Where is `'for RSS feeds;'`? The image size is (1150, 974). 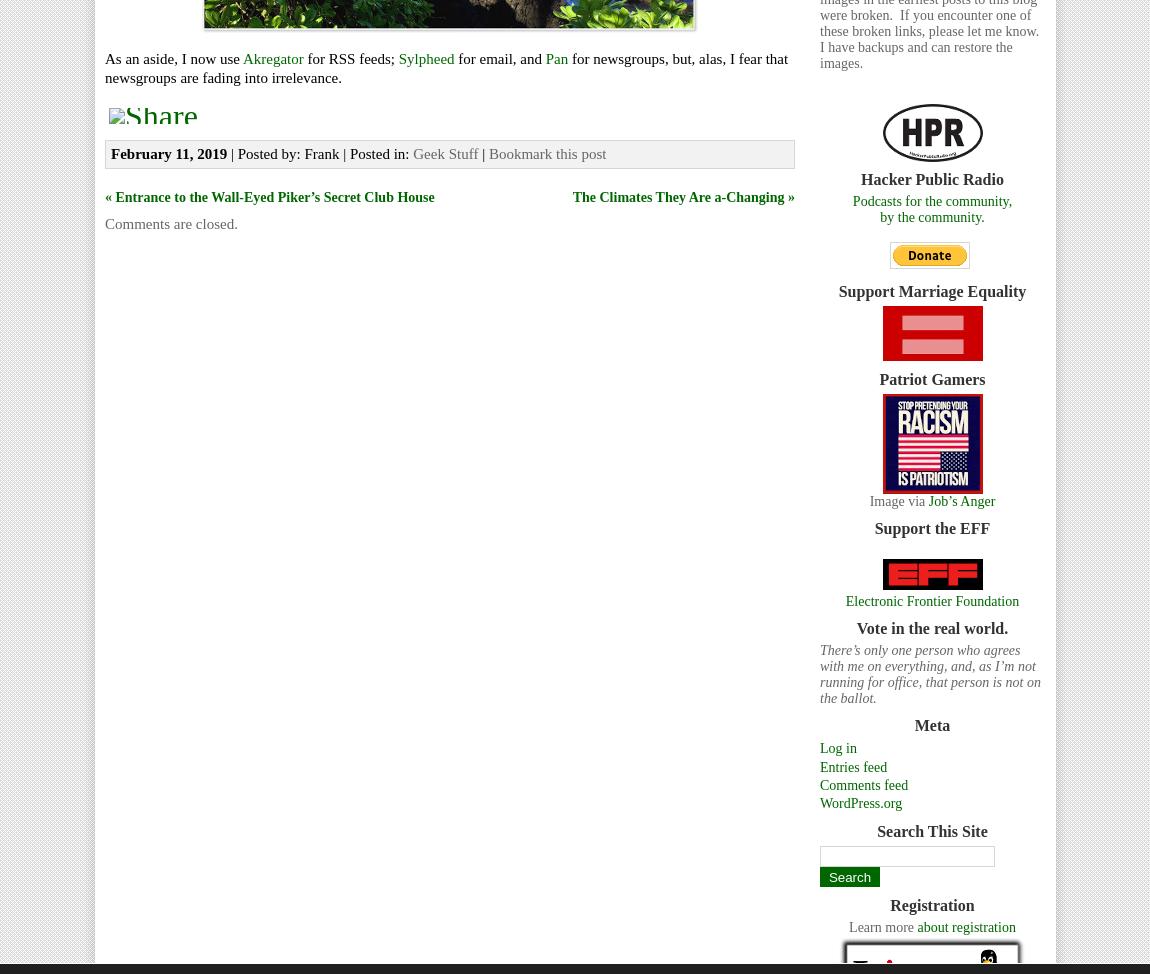 'for RSS feeds;' is located at coordinates (350, 57).